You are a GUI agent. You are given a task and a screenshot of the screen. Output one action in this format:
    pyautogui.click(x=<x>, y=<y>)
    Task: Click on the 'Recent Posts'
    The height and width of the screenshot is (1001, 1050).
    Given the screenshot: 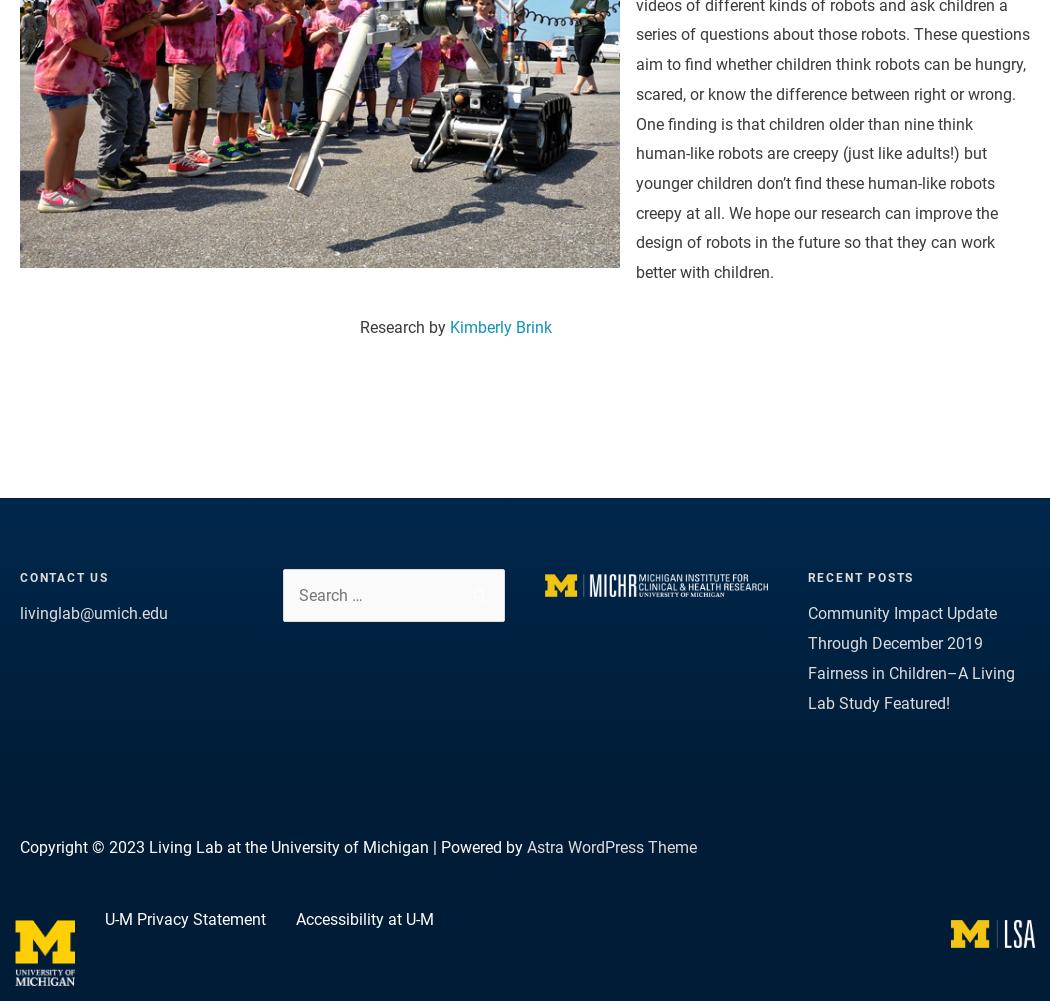 What is the action you would take?
    pyautogui.click(x=860, y=577)
    